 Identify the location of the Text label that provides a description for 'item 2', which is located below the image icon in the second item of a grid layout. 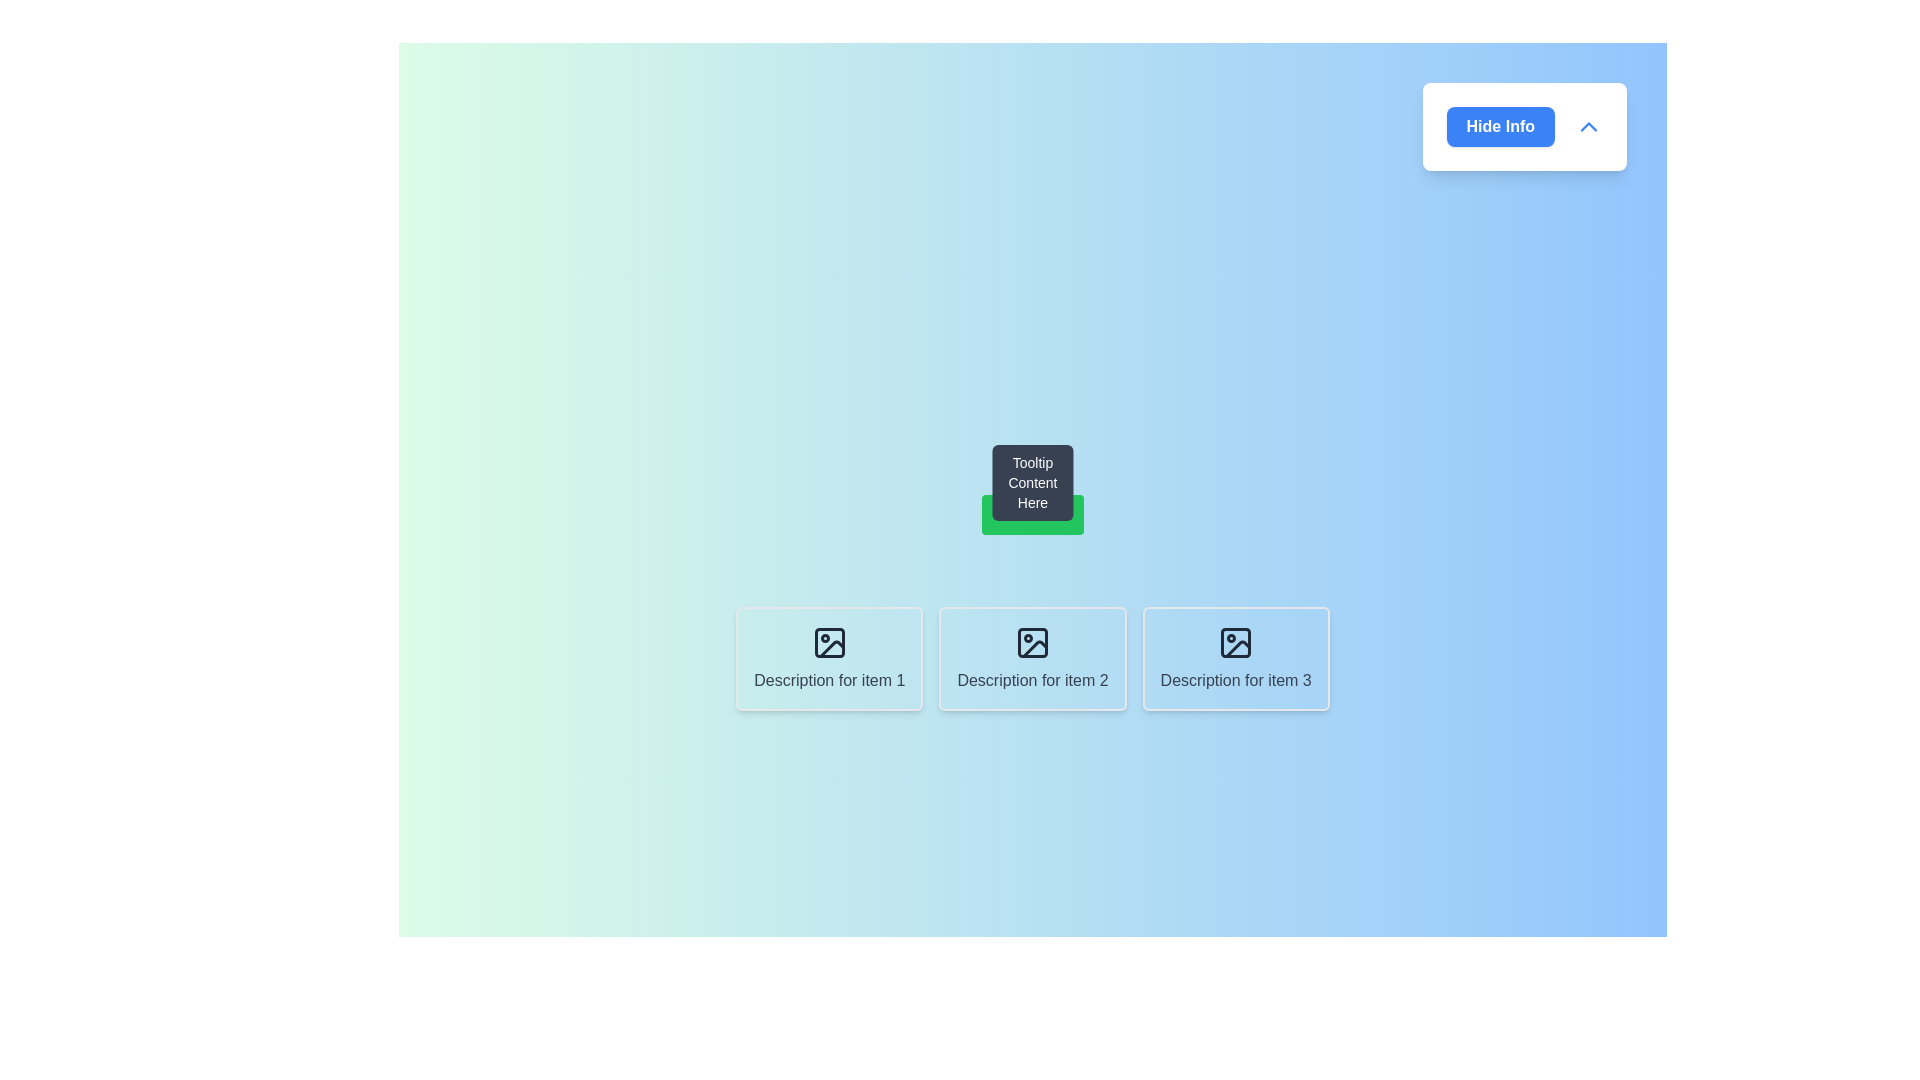
(1032, 680).